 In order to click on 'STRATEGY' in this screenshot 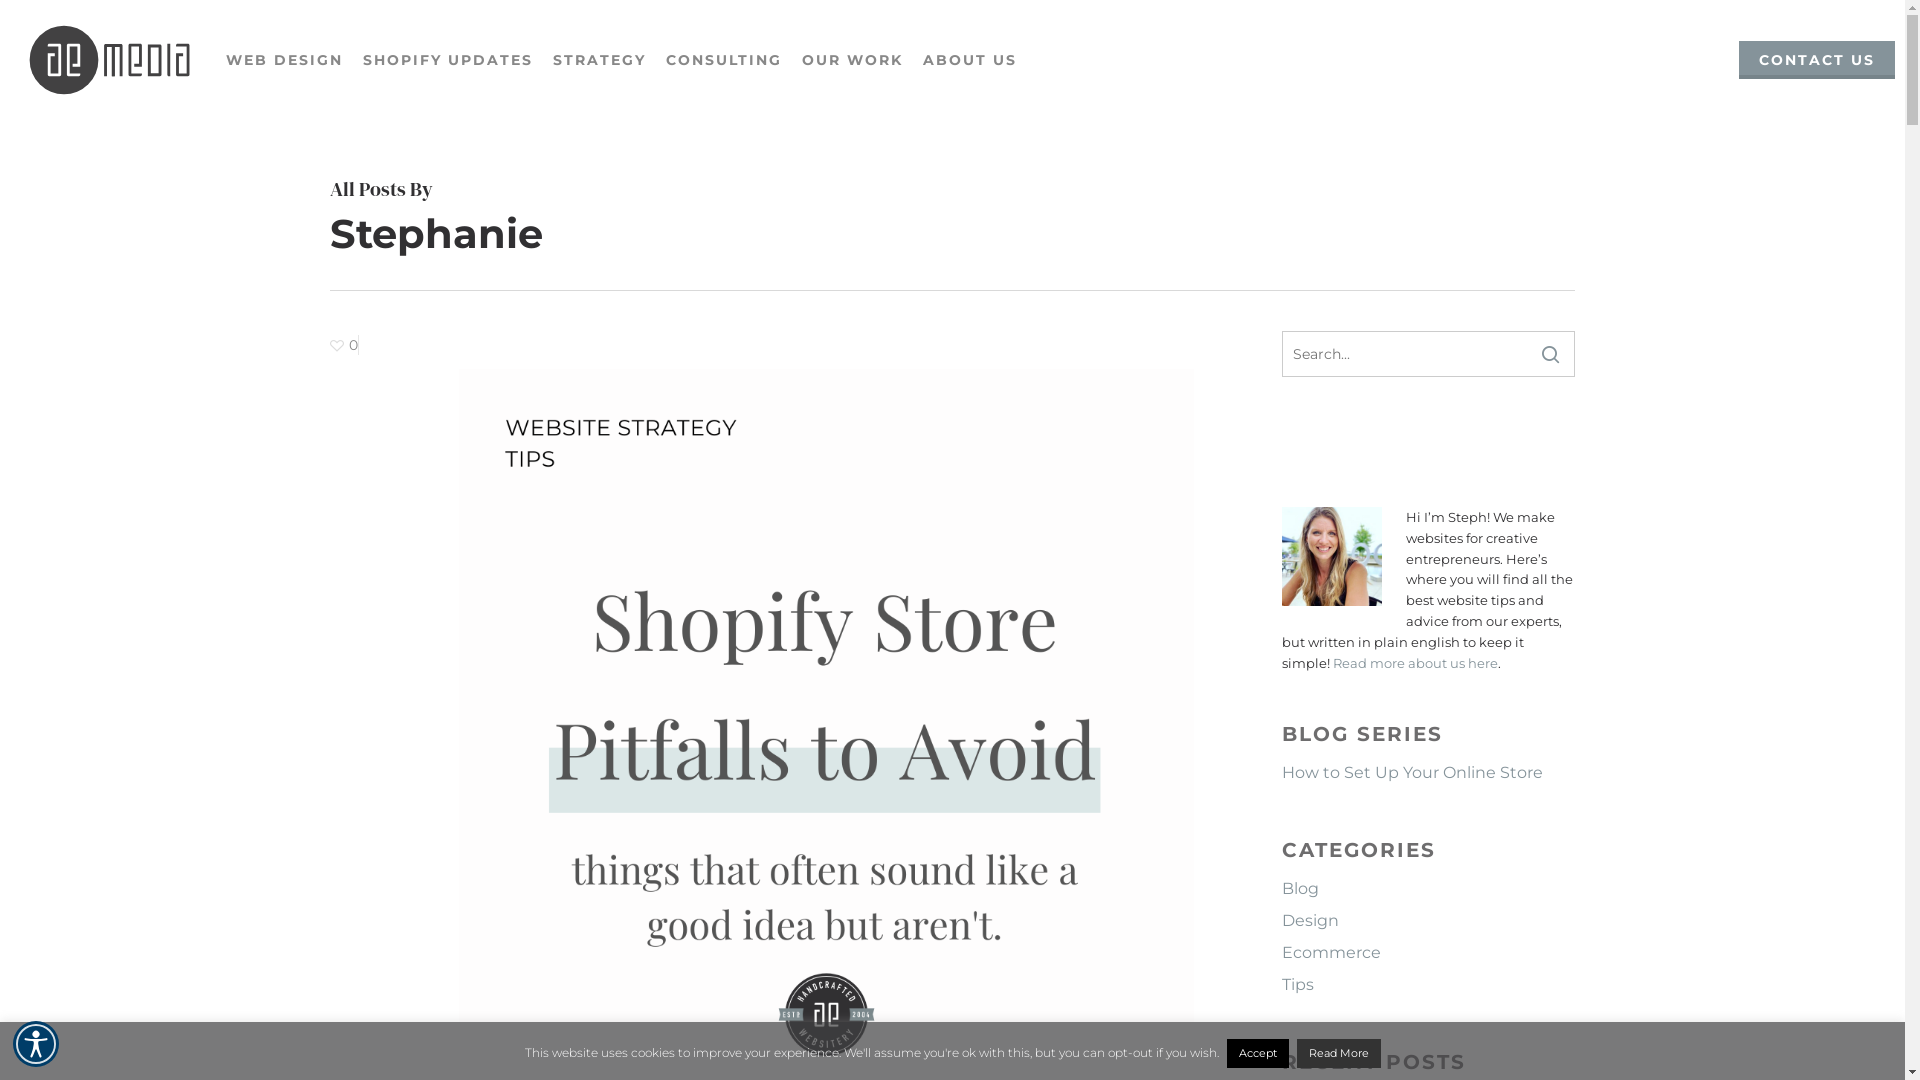, I will do `click(598, 59)`.